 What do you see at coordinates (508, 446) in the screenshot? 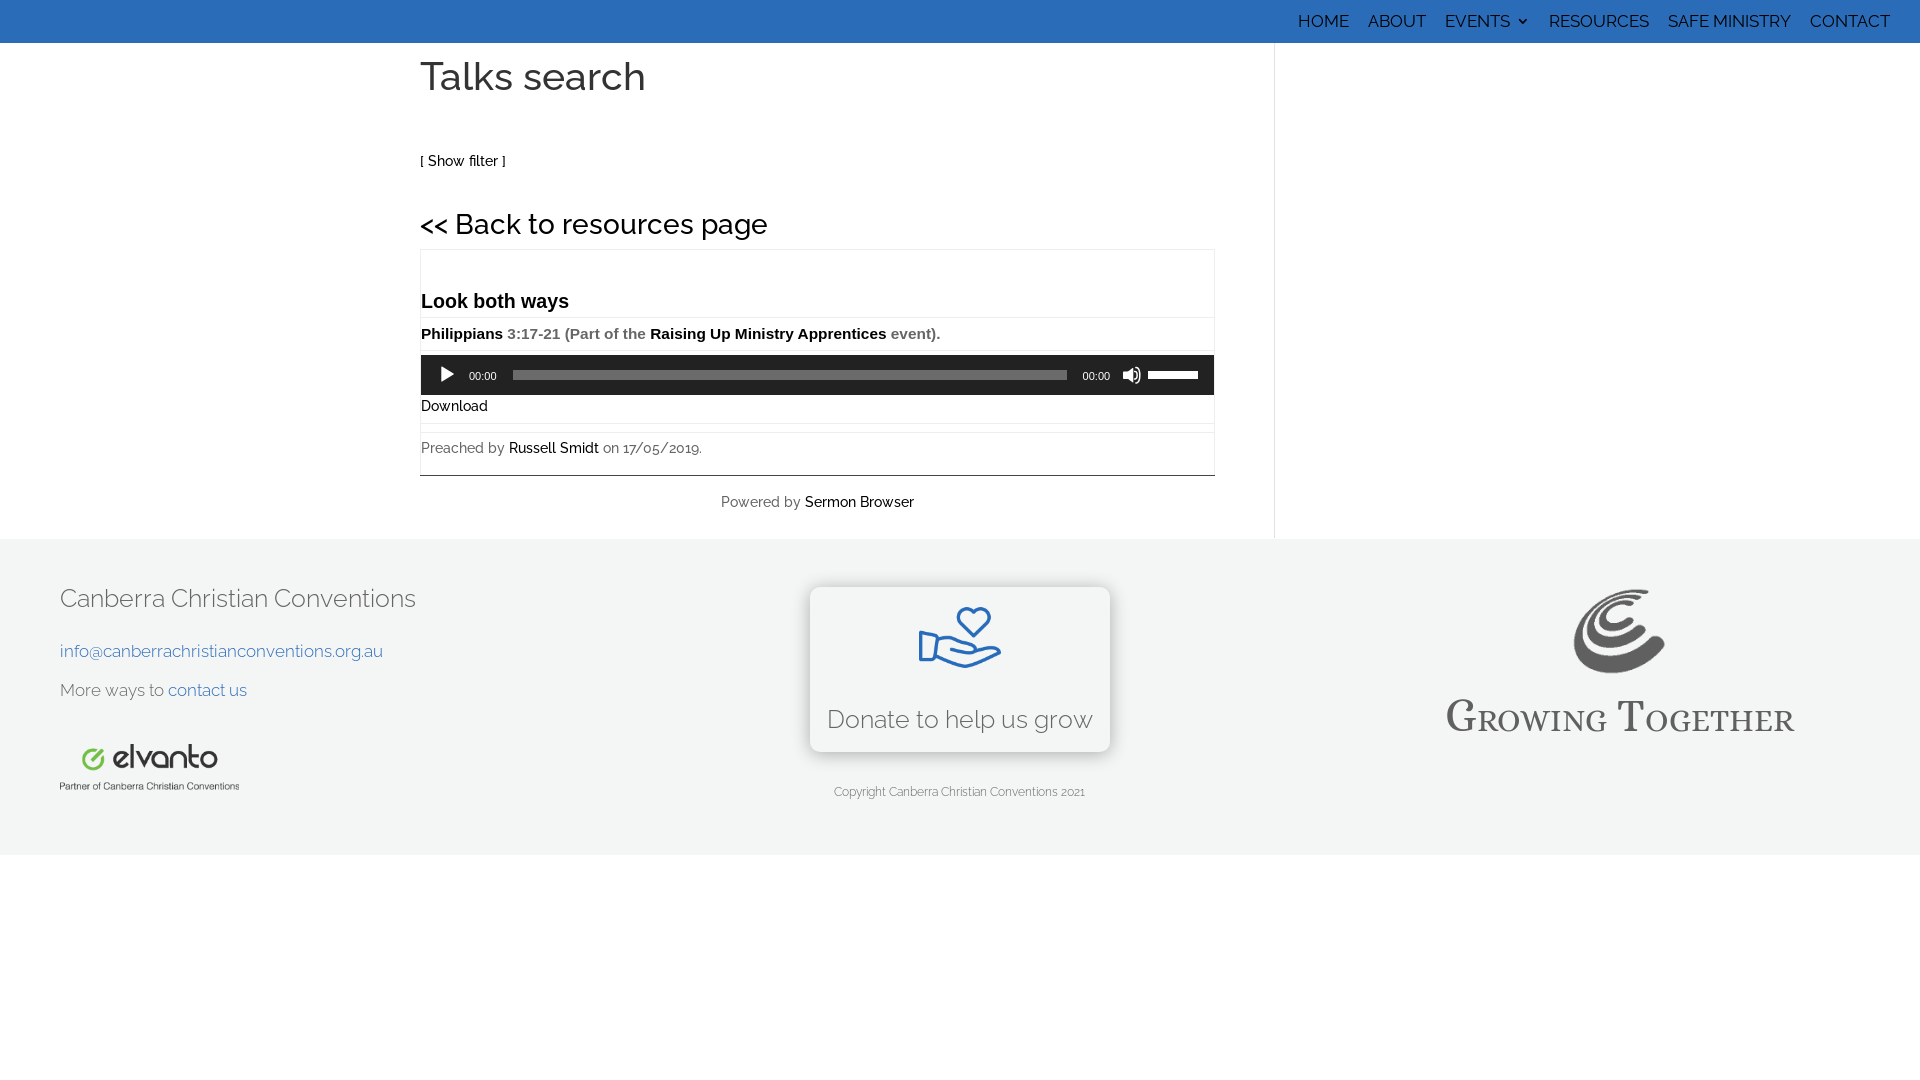
I see `'Russell Smidt'` at bounding box center [508, 446].